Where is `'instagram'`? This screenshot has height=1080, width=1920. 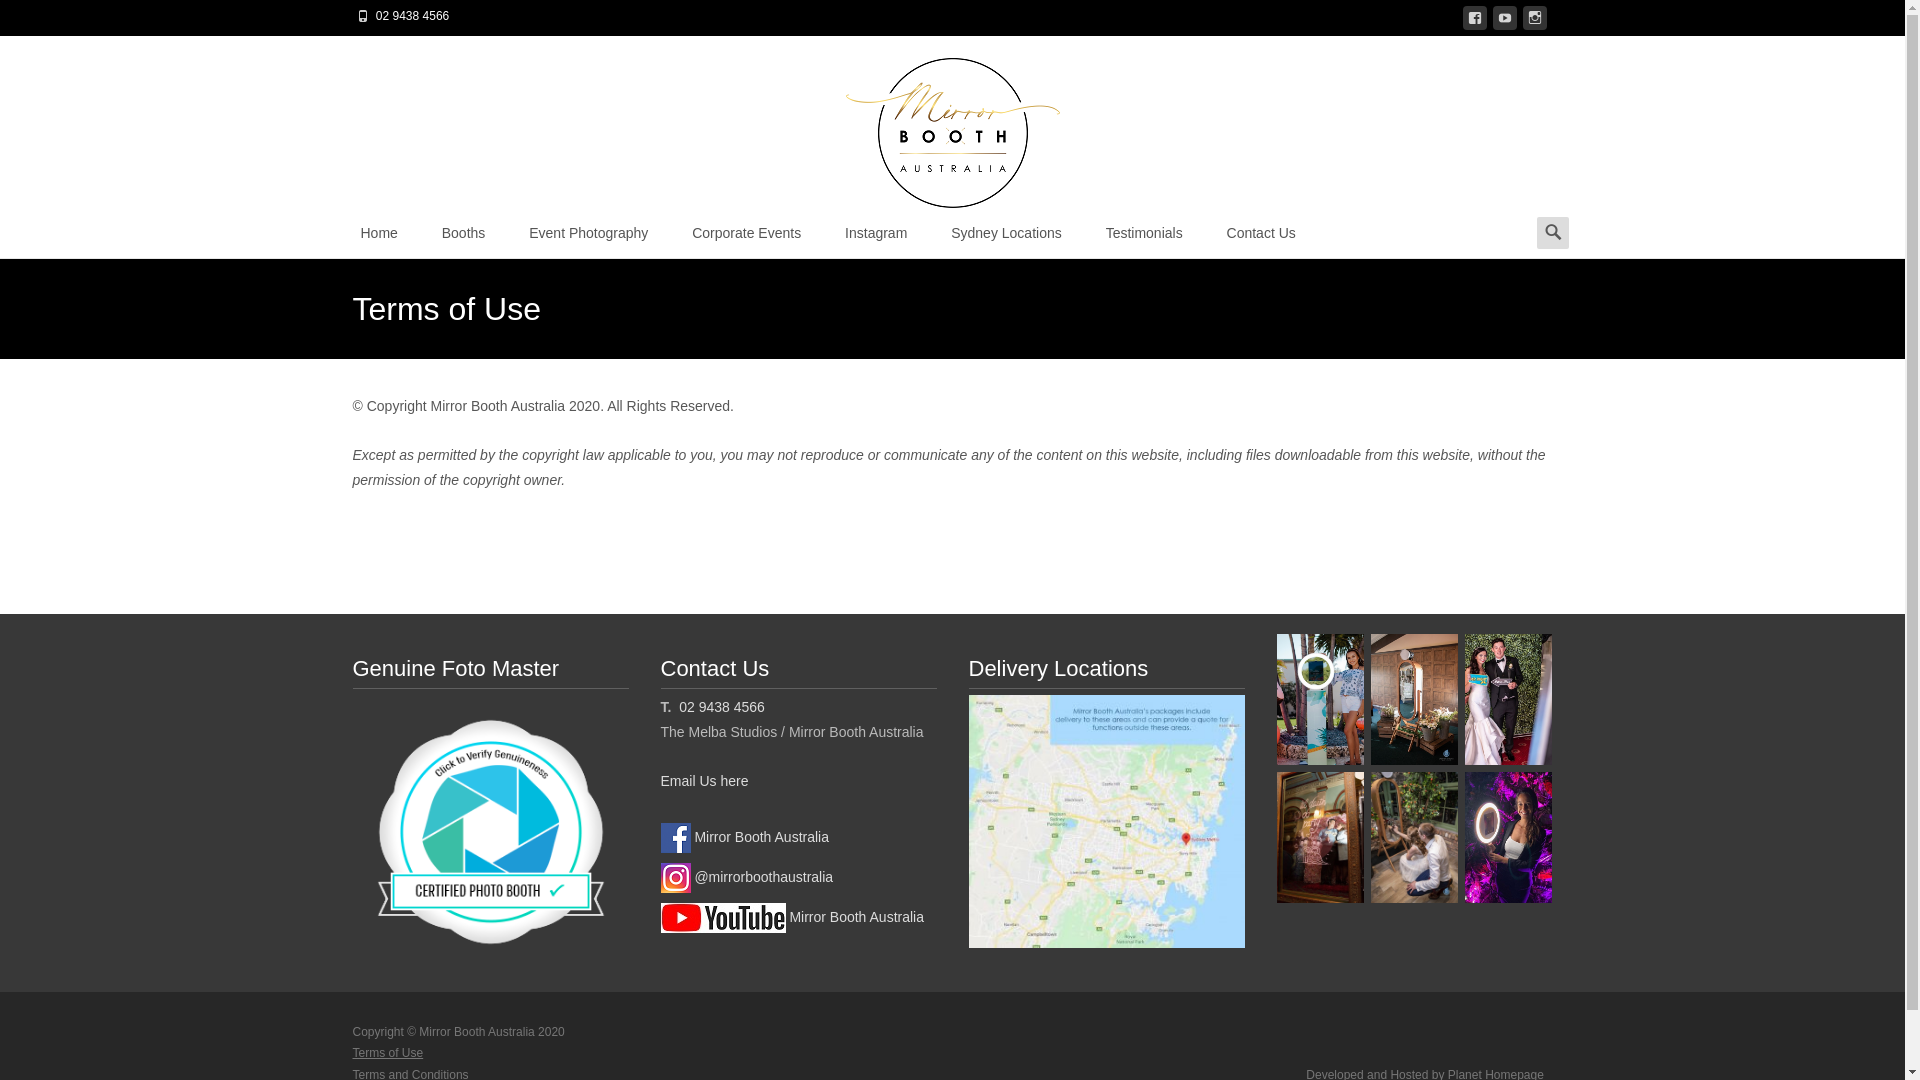 'instagram' is located at coordinates (1533, 22).